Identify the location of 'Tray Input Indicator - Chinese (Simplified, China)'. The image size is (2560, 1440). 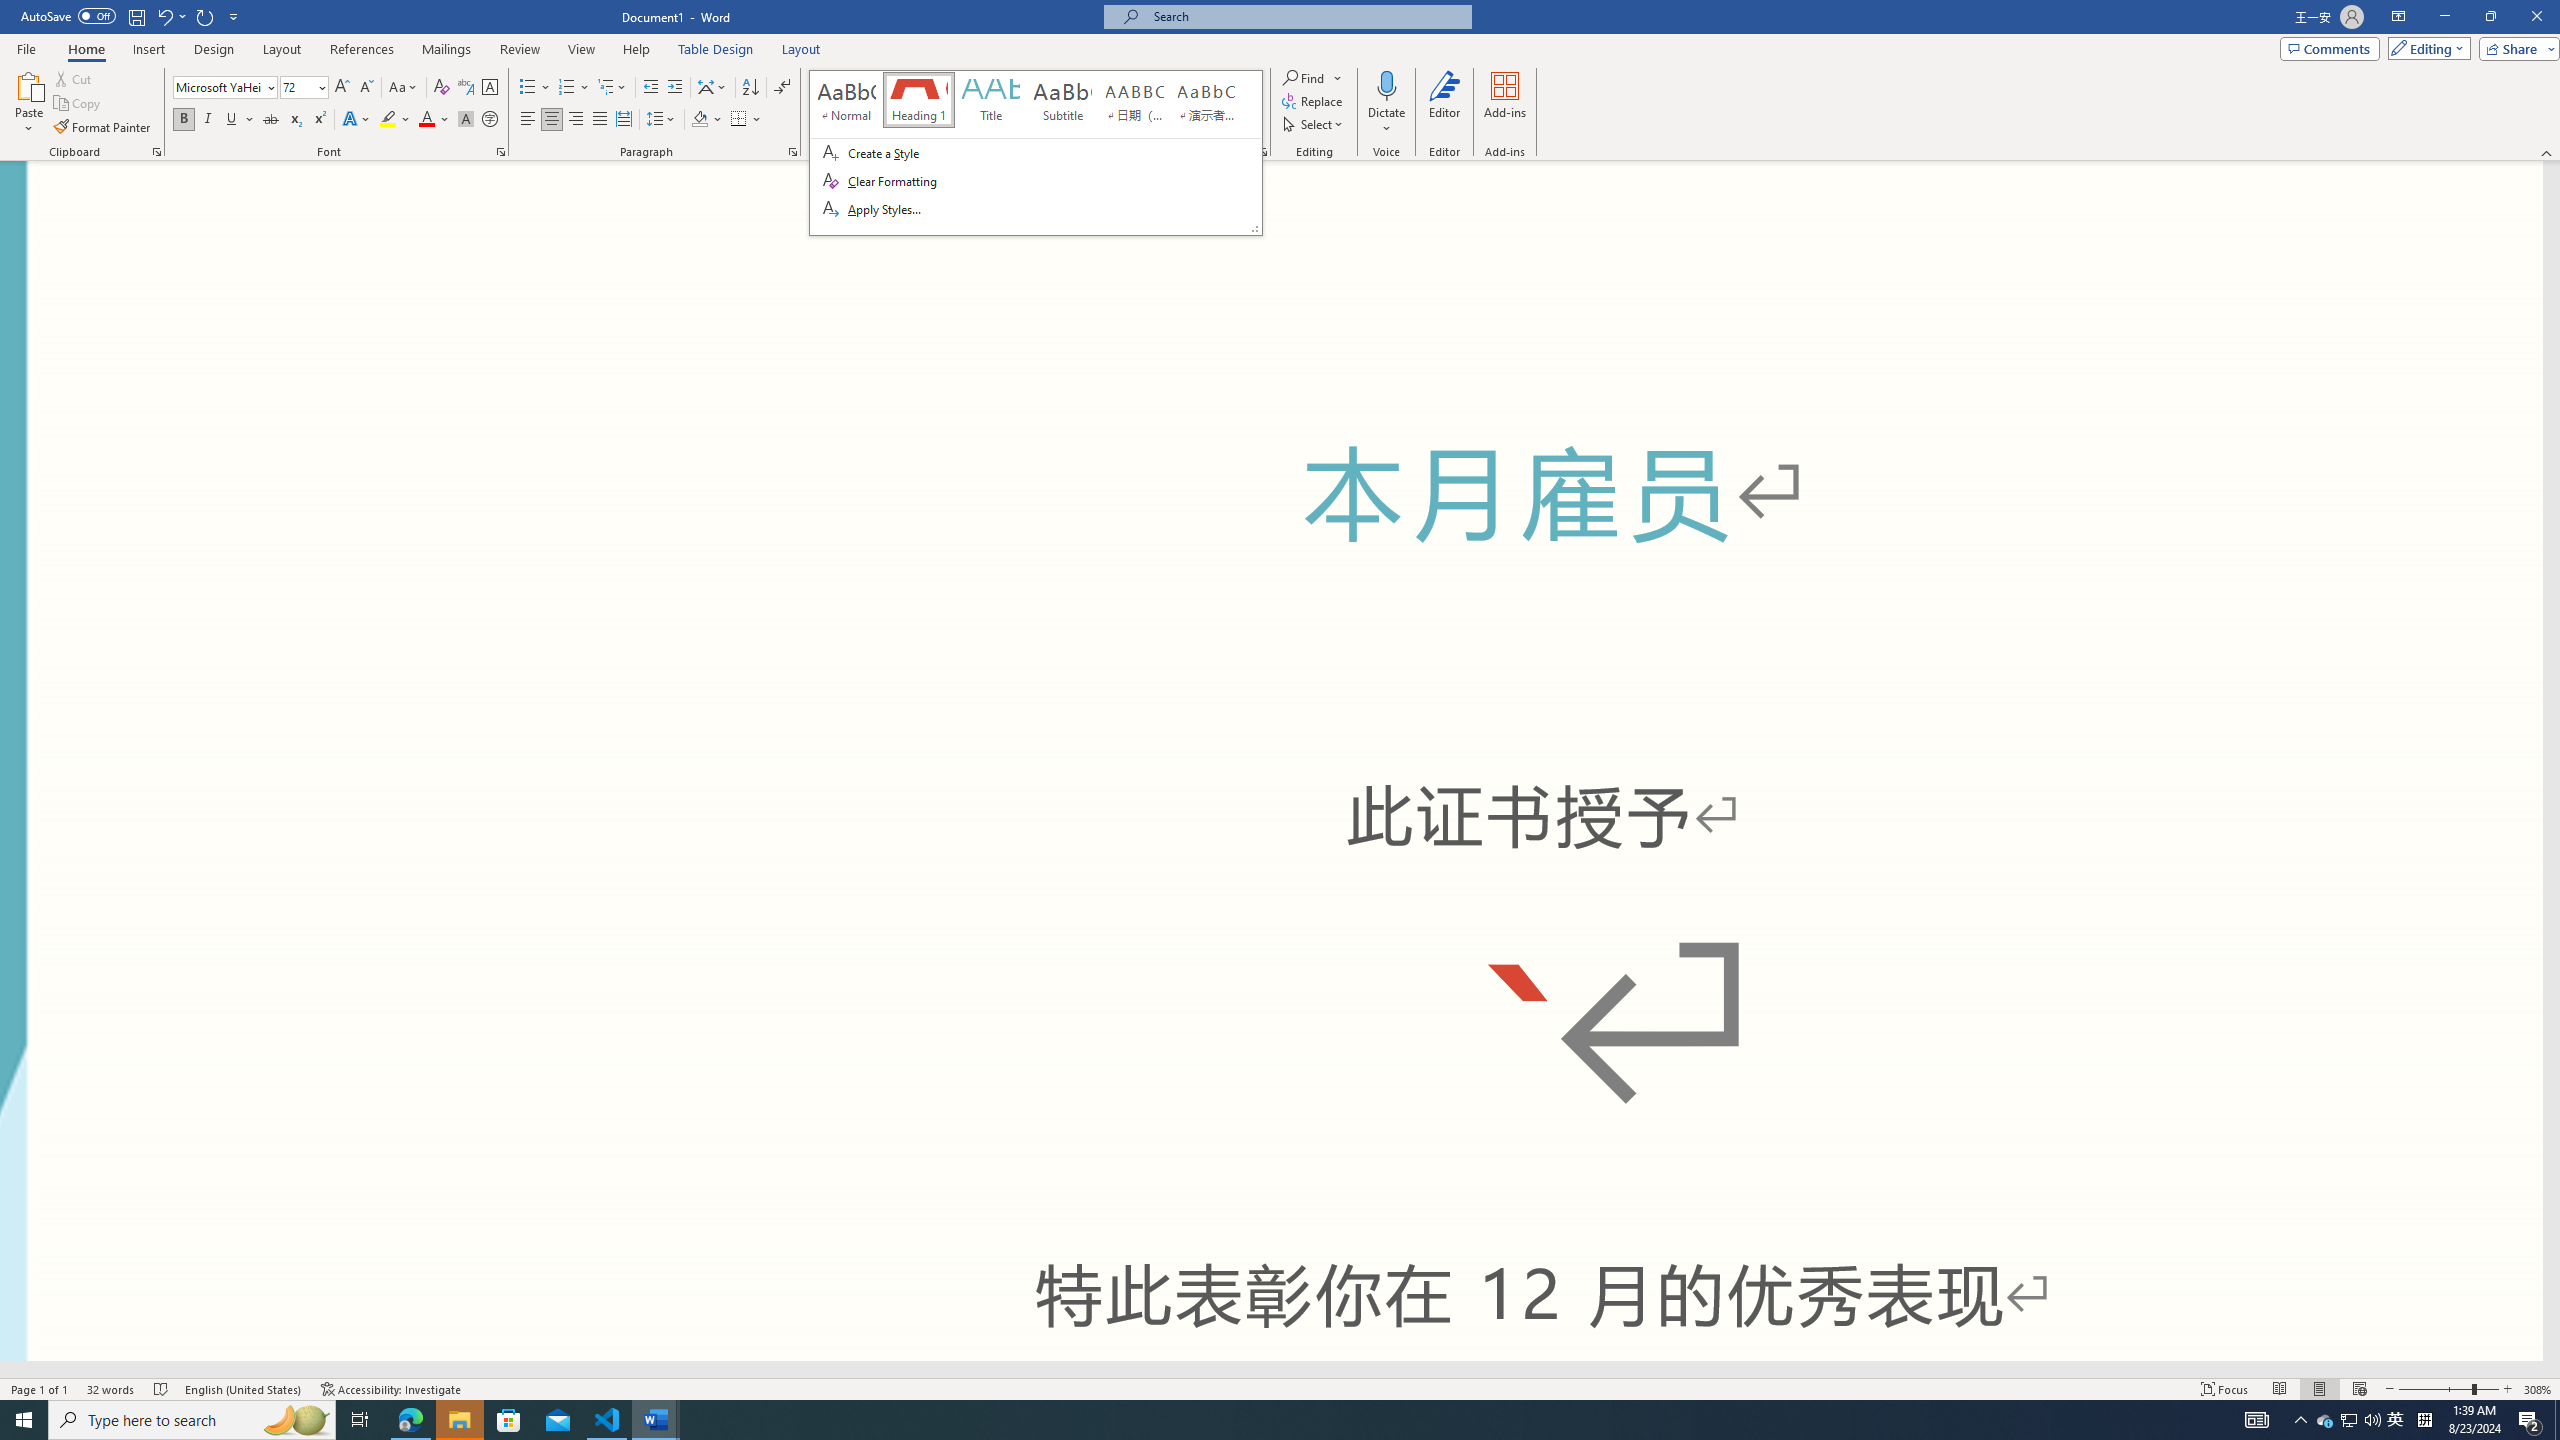
(2424, 1418).